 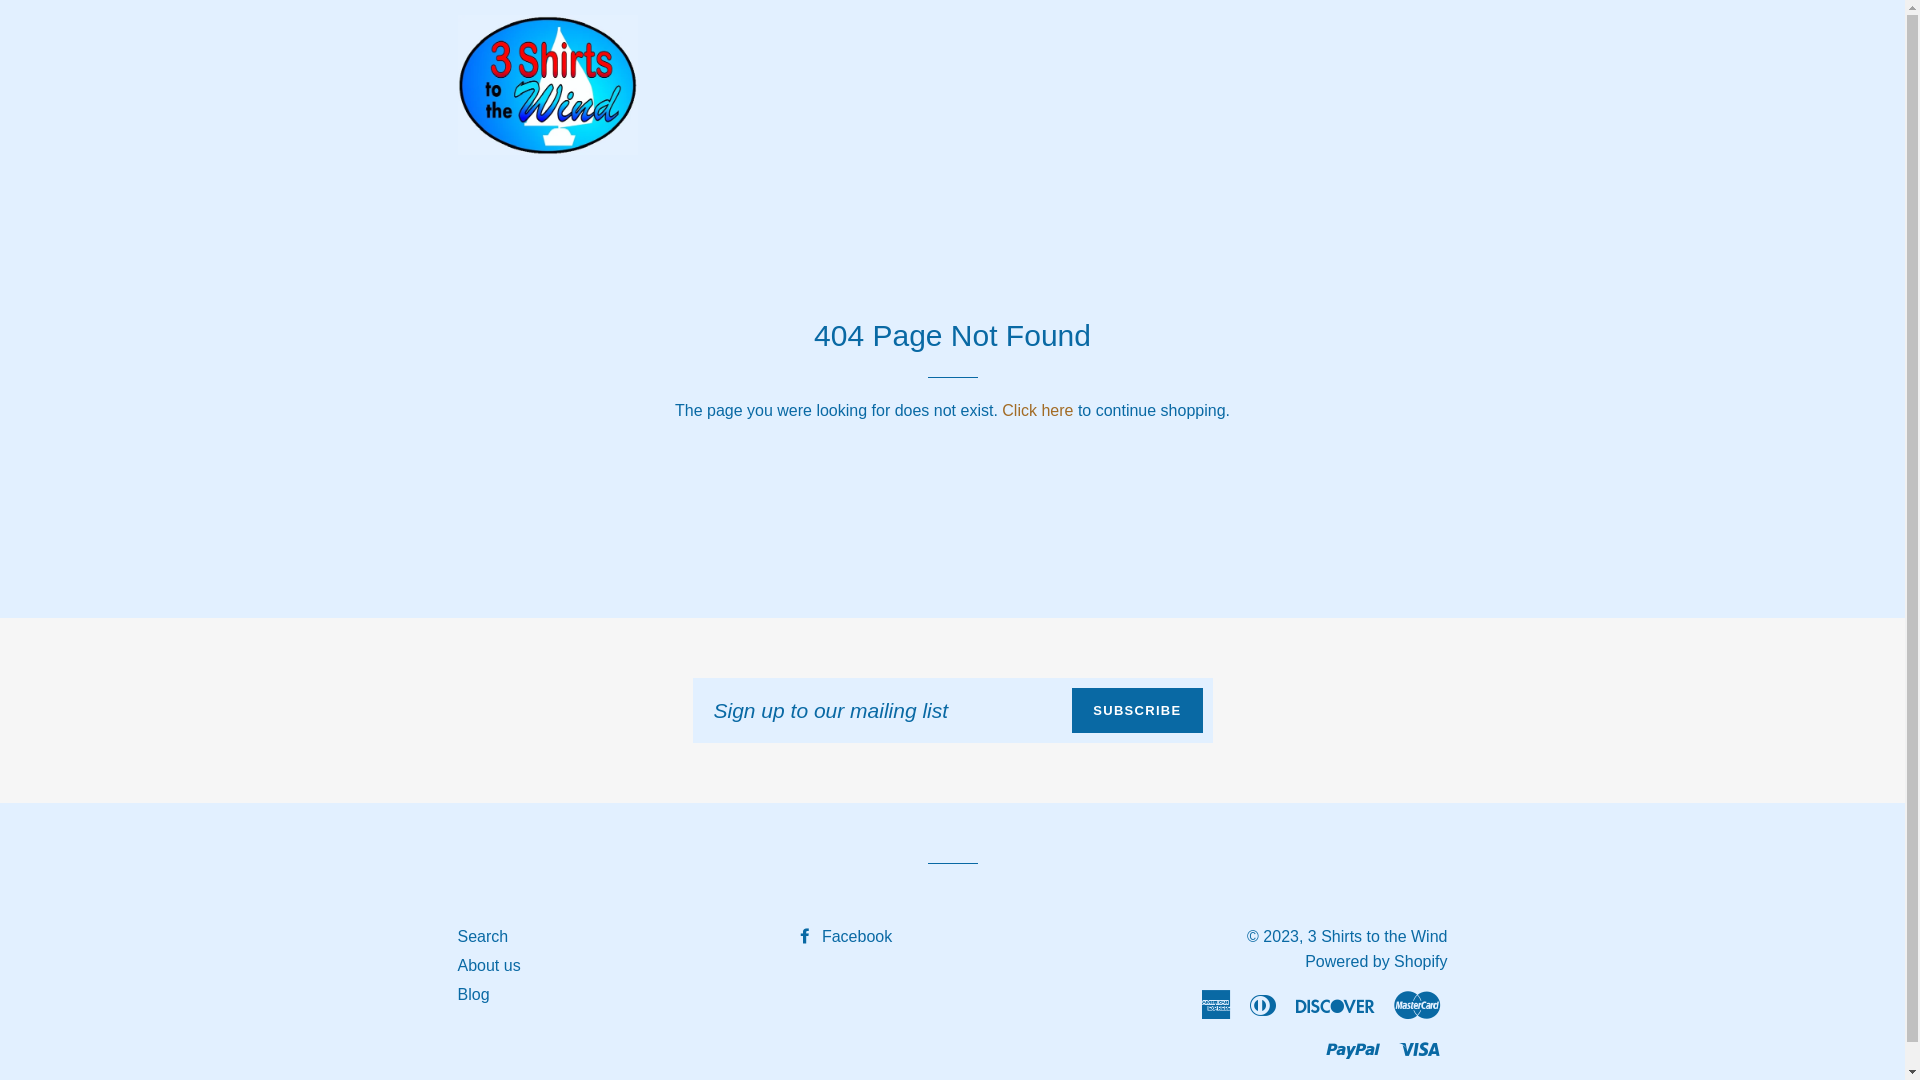 What do you see at coordinates (795, 936) in the screenshot?
I see `'Facebook'` at bounding box center [795, 936].